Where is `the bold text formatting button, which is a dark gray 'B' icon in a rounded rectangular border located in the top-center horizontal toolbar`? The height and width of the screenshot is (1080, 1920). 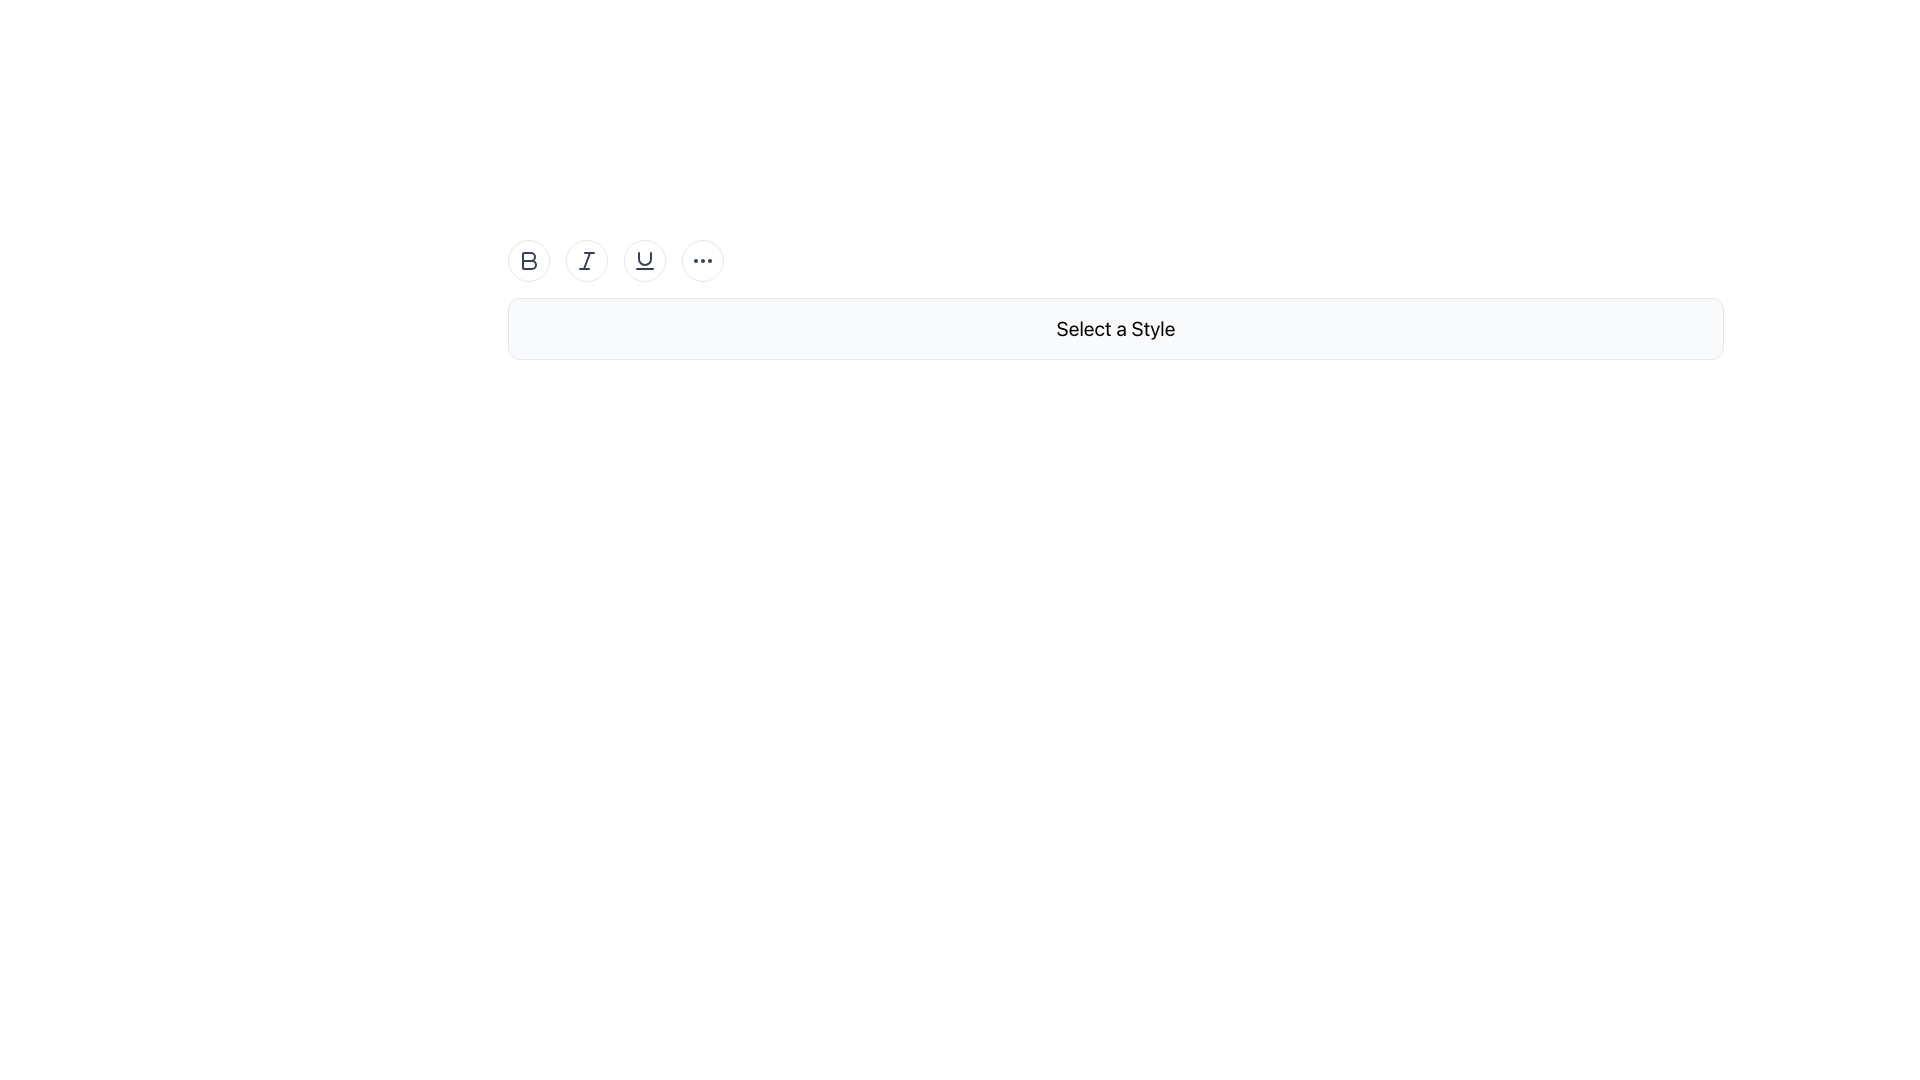 the bold text formatting button, which is a dark gray 'B' icon in a rounded rectangular border located in the top-center horizontal toolbar is located at coordinates (528, 260).